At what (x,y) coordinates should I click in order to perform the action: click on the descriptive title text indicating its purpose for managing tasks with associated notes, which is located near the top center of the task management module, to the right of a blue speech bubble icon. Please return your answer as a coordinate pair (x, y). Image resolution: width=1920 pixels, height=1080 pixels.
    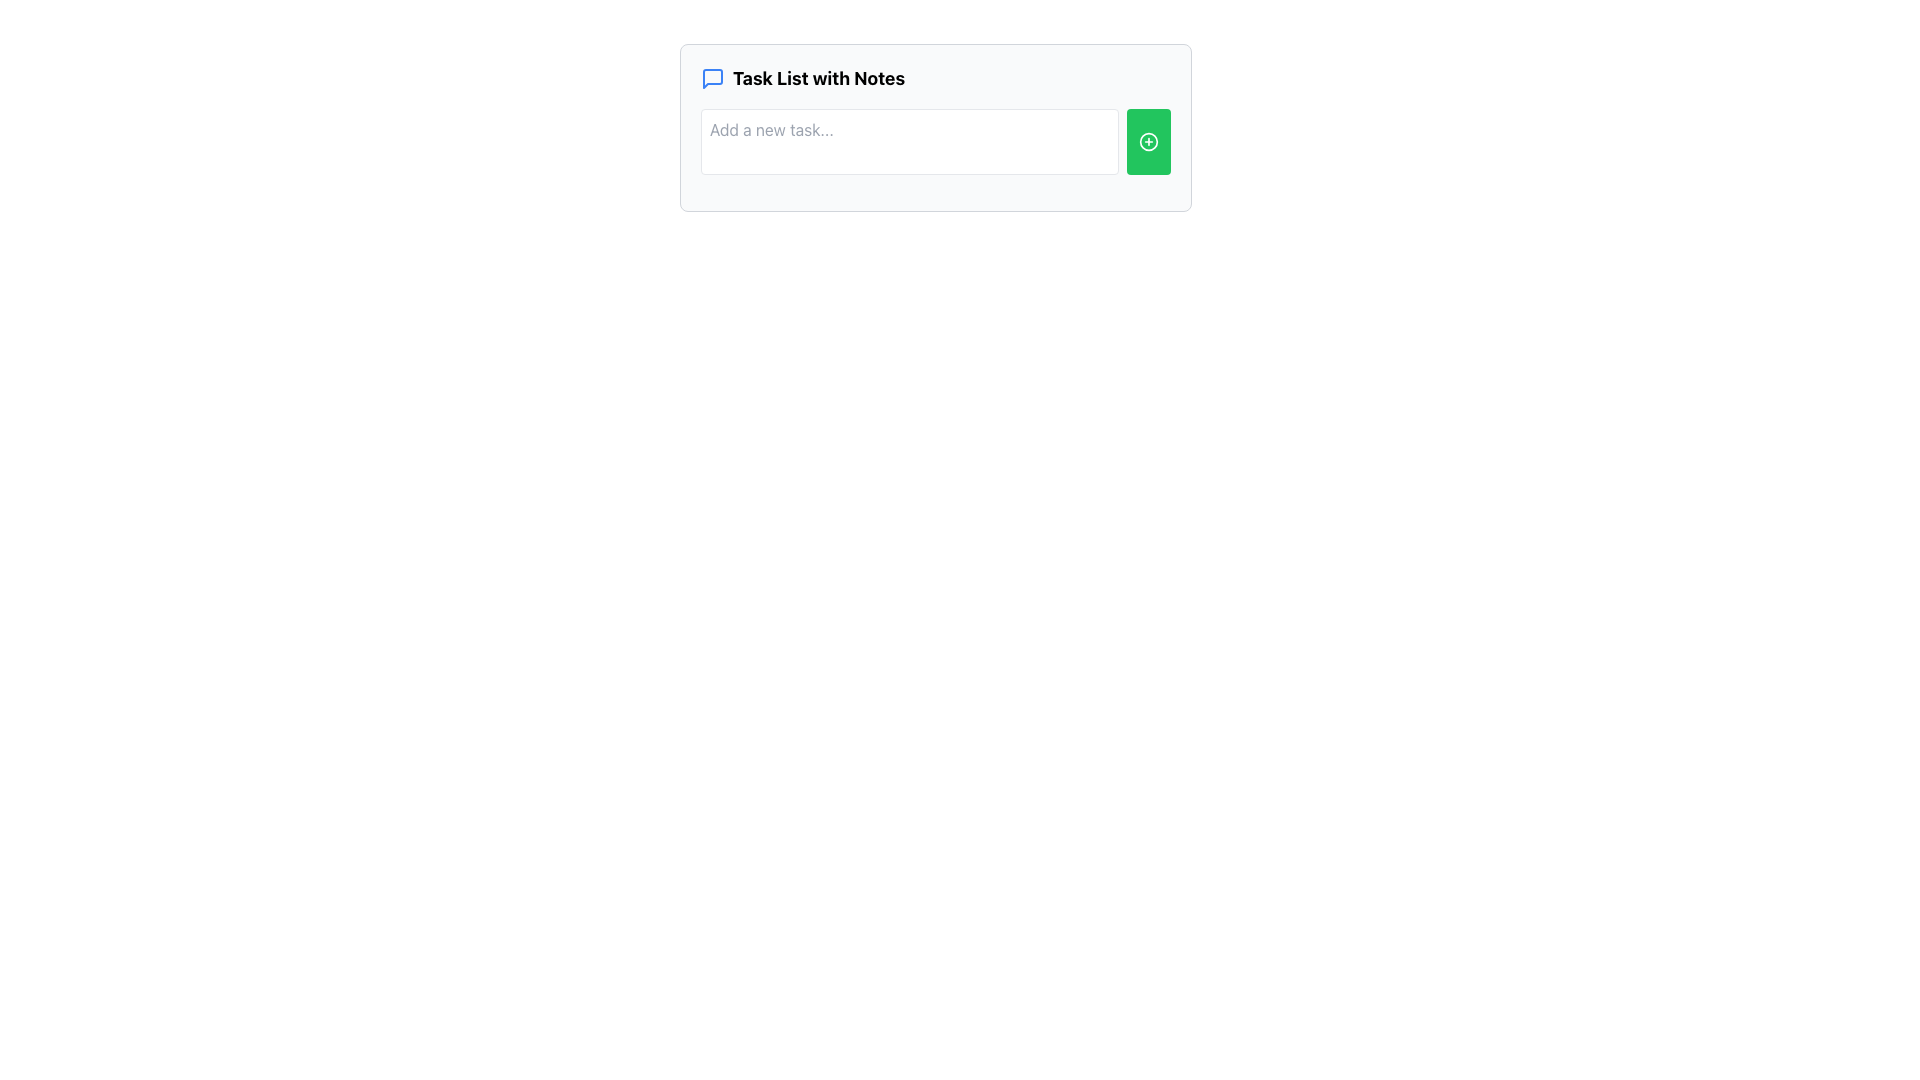
    Looking at the image, I should click on (819, 77).